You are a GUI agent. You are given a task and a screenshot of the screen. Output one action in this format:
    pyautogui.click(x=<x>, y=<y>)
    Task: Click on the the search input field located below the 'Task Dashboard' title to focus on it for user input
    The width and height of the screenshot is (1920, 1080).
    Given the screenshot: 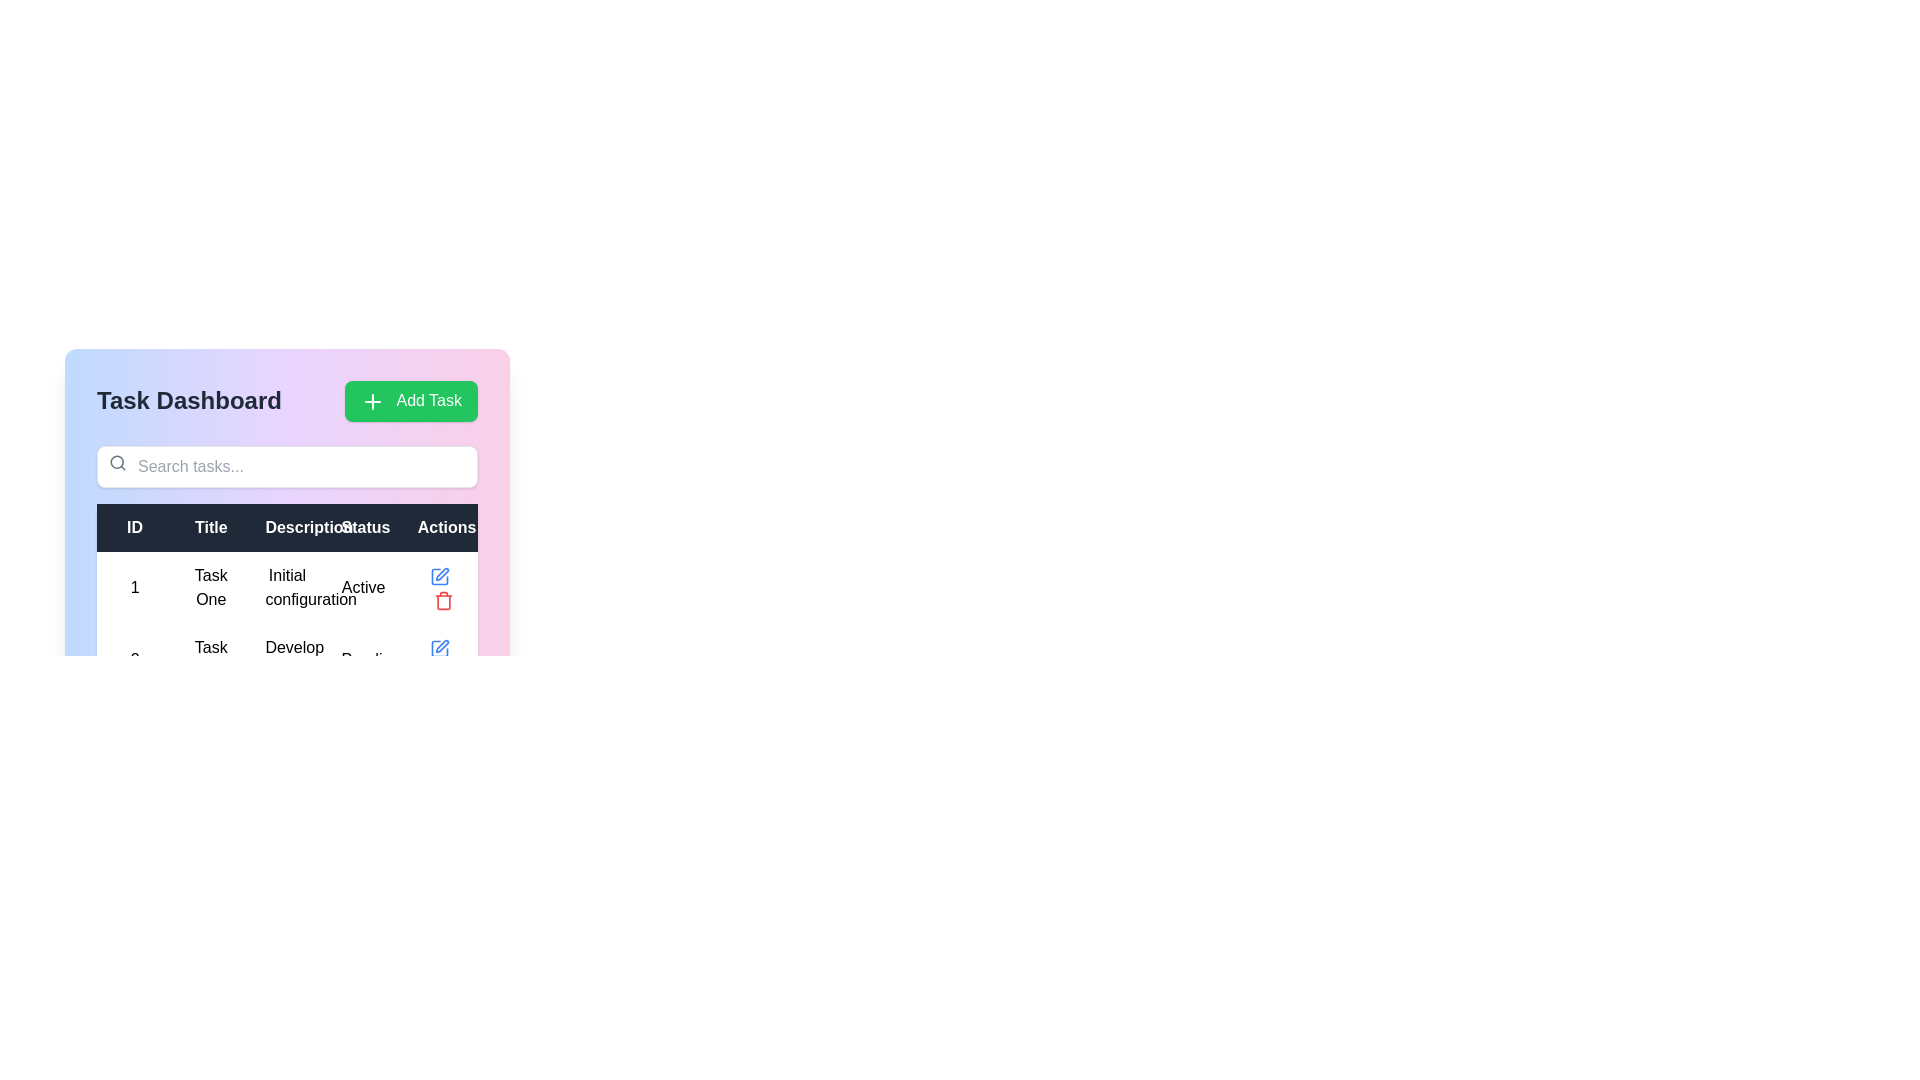 What is the action you would take?
    pyautogui.click(x=286, y=466)
    